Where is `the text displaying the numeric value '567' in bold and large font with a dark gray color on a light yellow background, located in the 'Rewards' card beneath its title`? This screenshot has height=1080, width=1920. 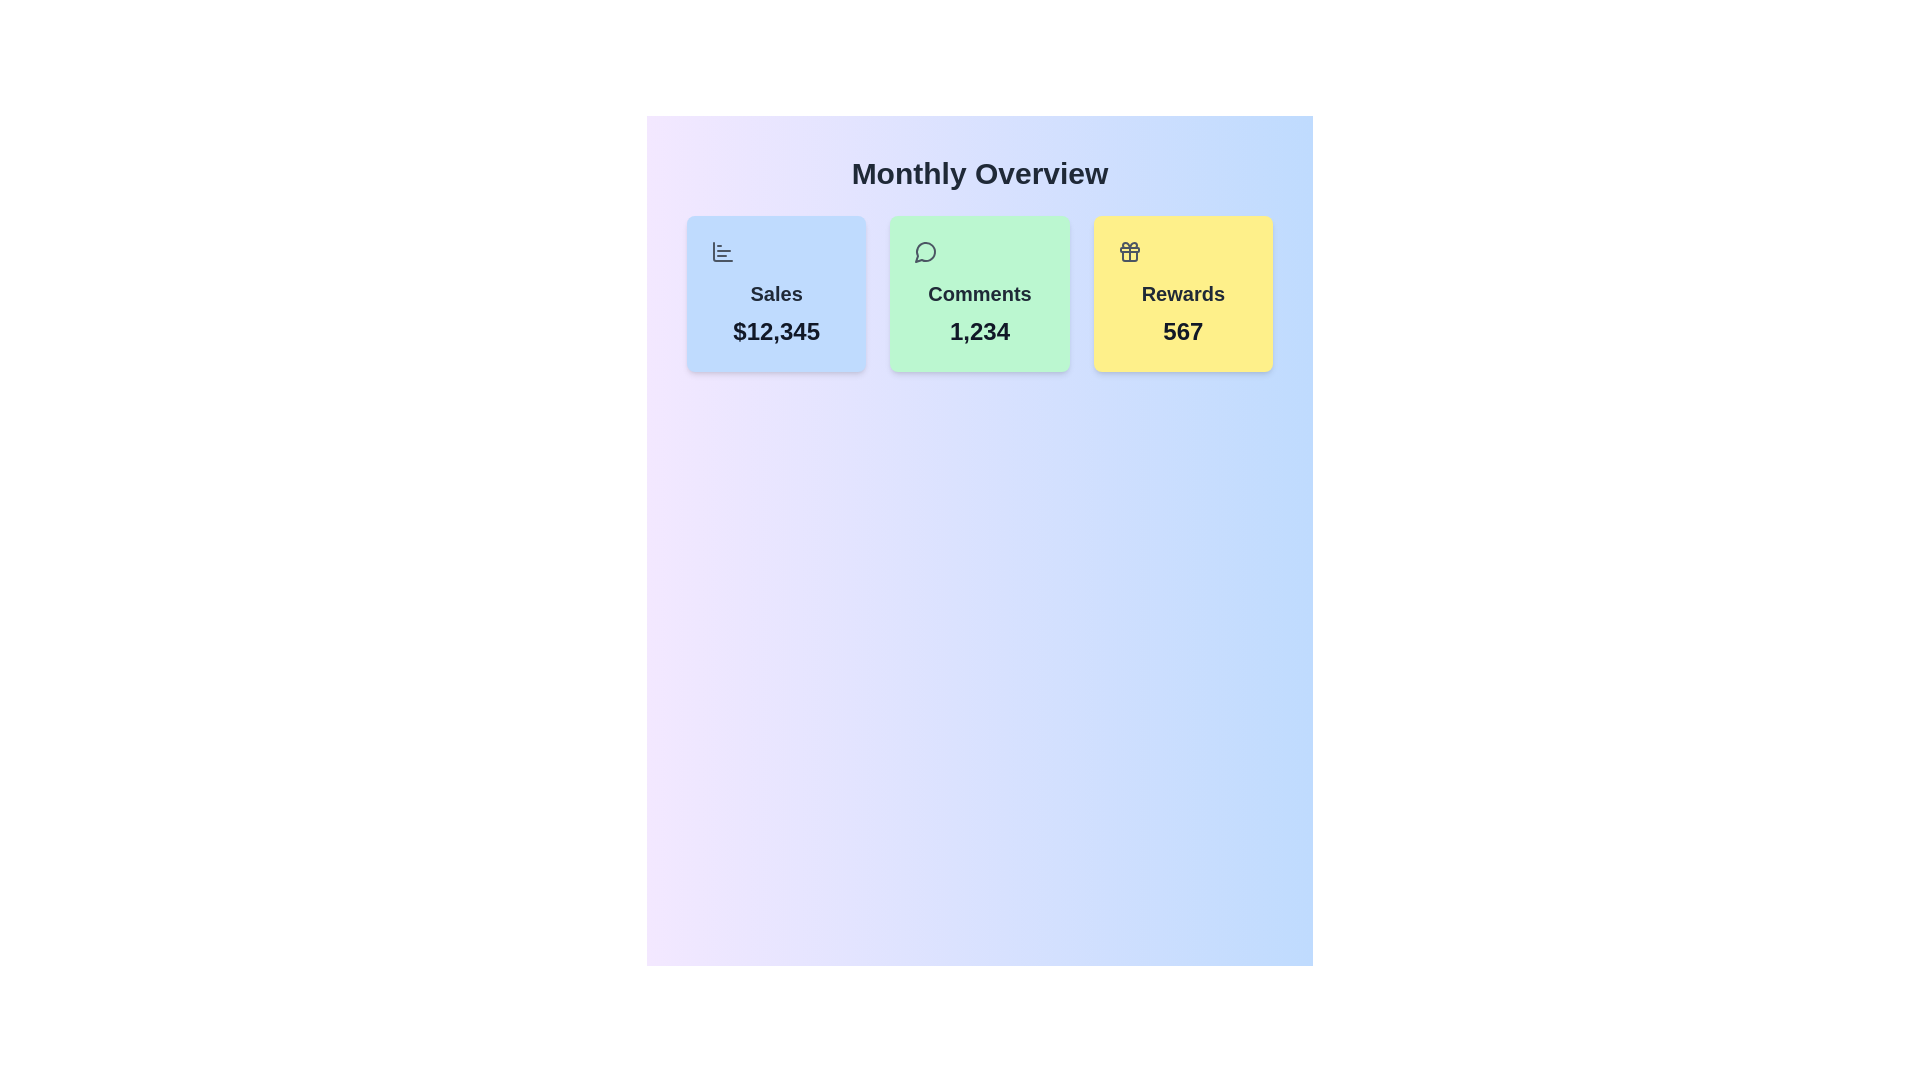
the text displaying the numeric value '567' in bold and large font with a dark gray color on a light yellow background, located in the 'Rewards' card beneath its title is located at coordinates (1183, 330).